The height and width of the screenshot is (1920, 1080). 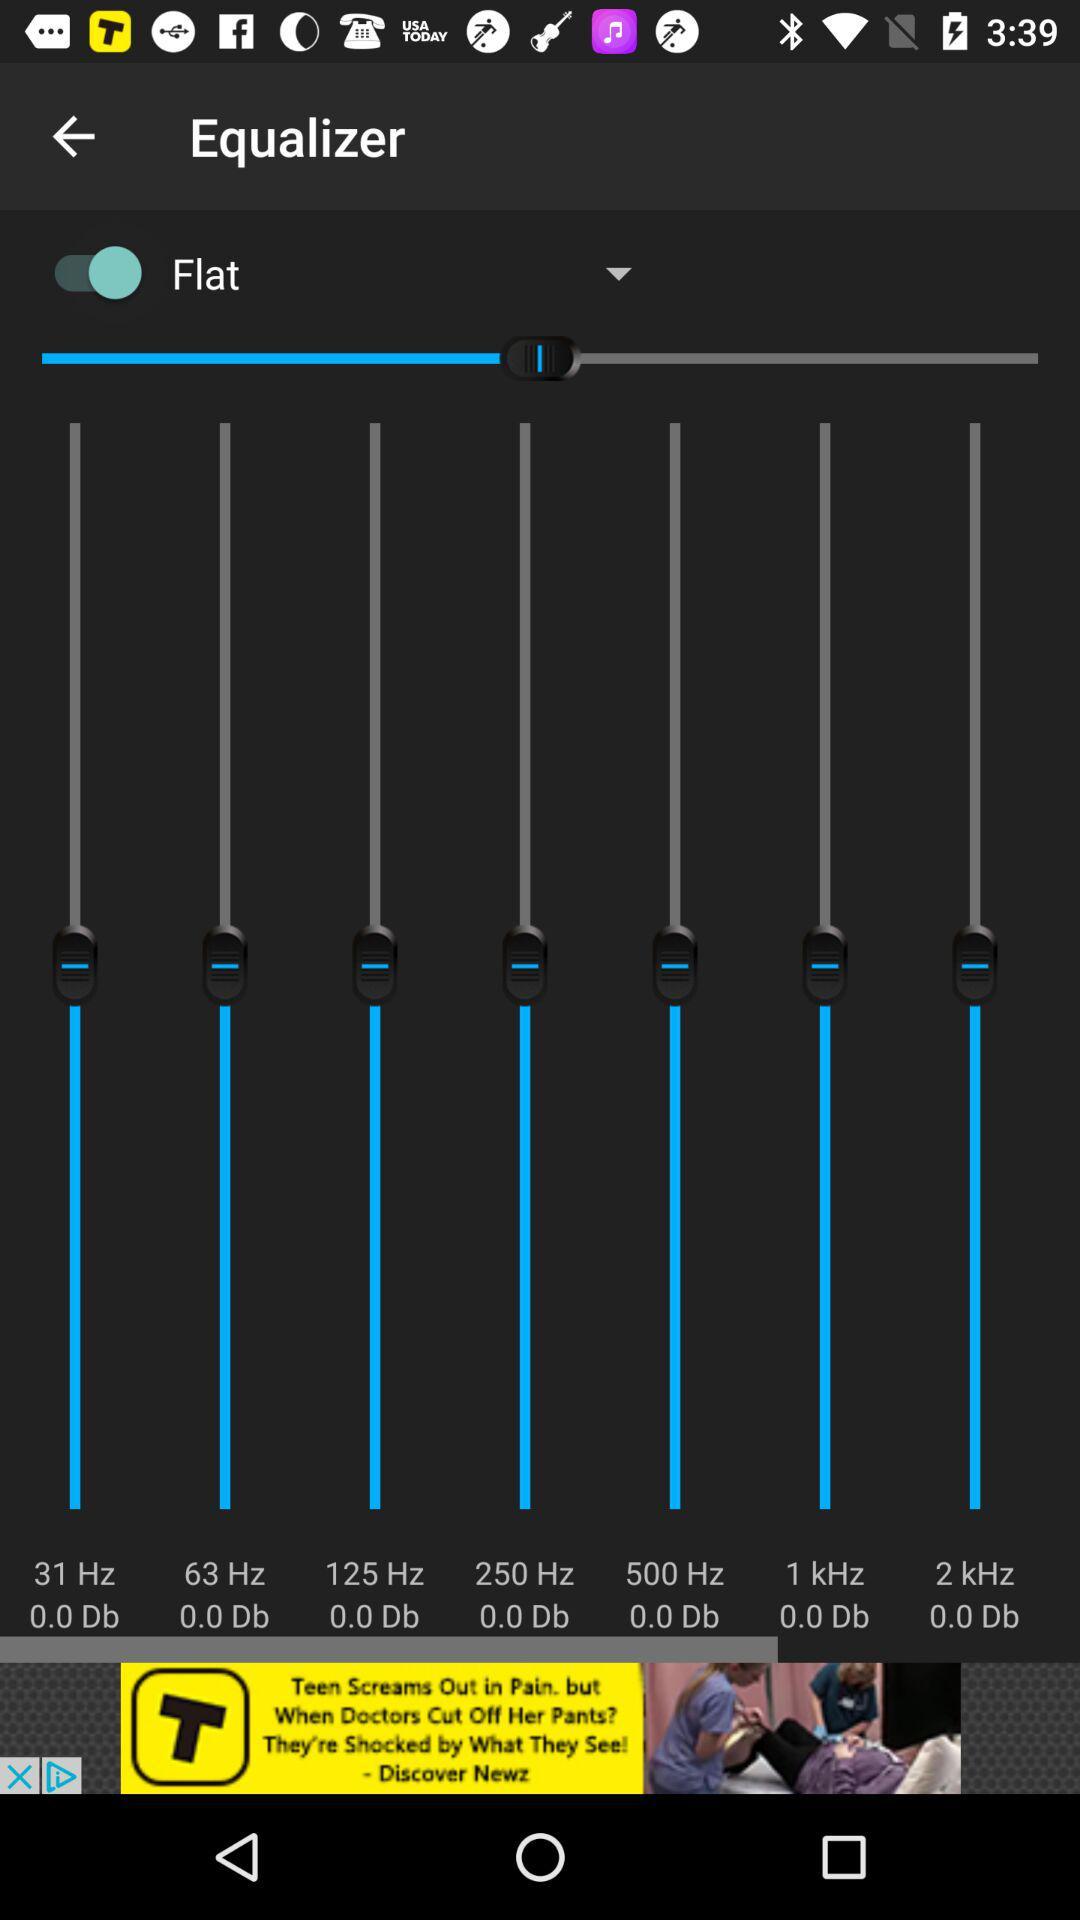 What do you see at coordinates (540, 1727) in the screenshot?
I see `advertisement` at bounding box center [540, 1727].